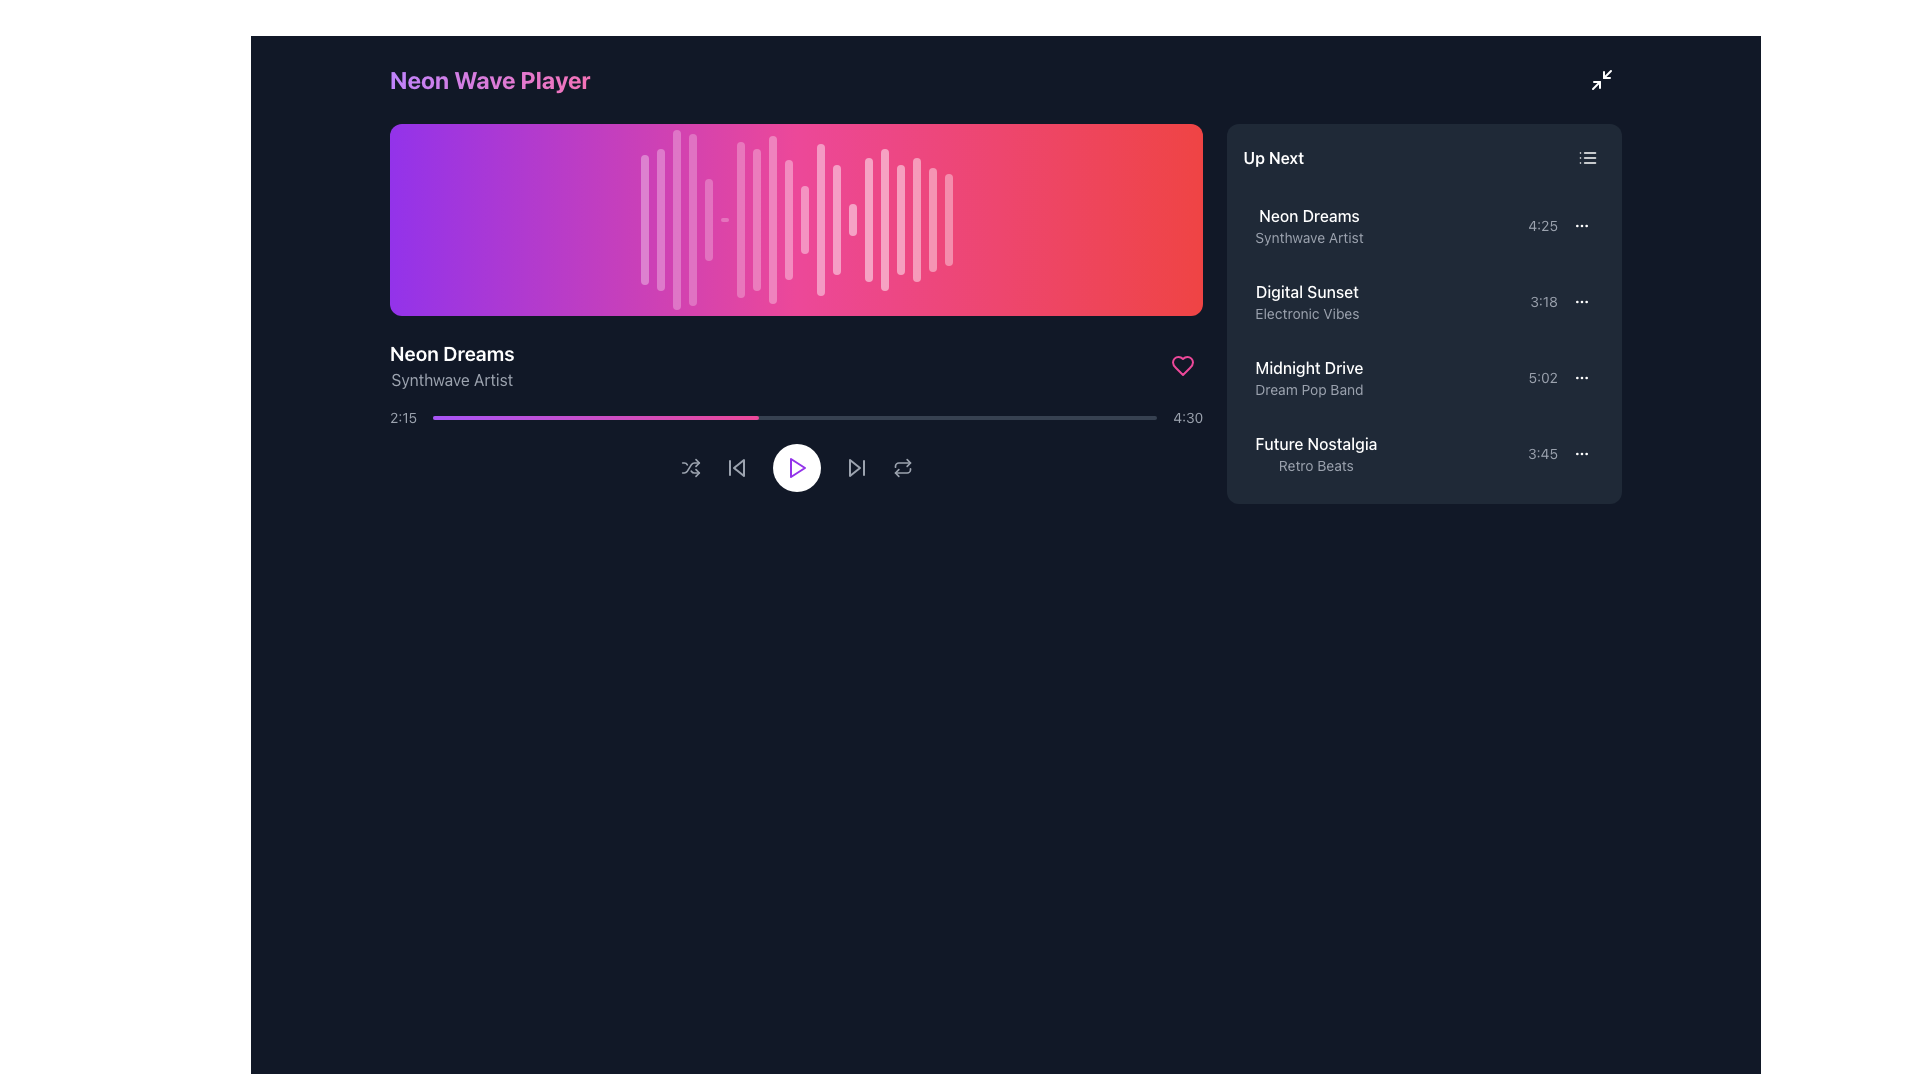 This screenshot has width=1920, height=1080. What do you see at coordinates (1559, 454) in the screenshot?
I see `the text label displaying '3:45' with the associated menu icon (three dots) located in the bottom section of the 'Up Next' list in the right sidebar of the application, corresponding to 'Future Nostalgia' with the subtitle 'Retro Beats'` at bounding box center [1559, 454].